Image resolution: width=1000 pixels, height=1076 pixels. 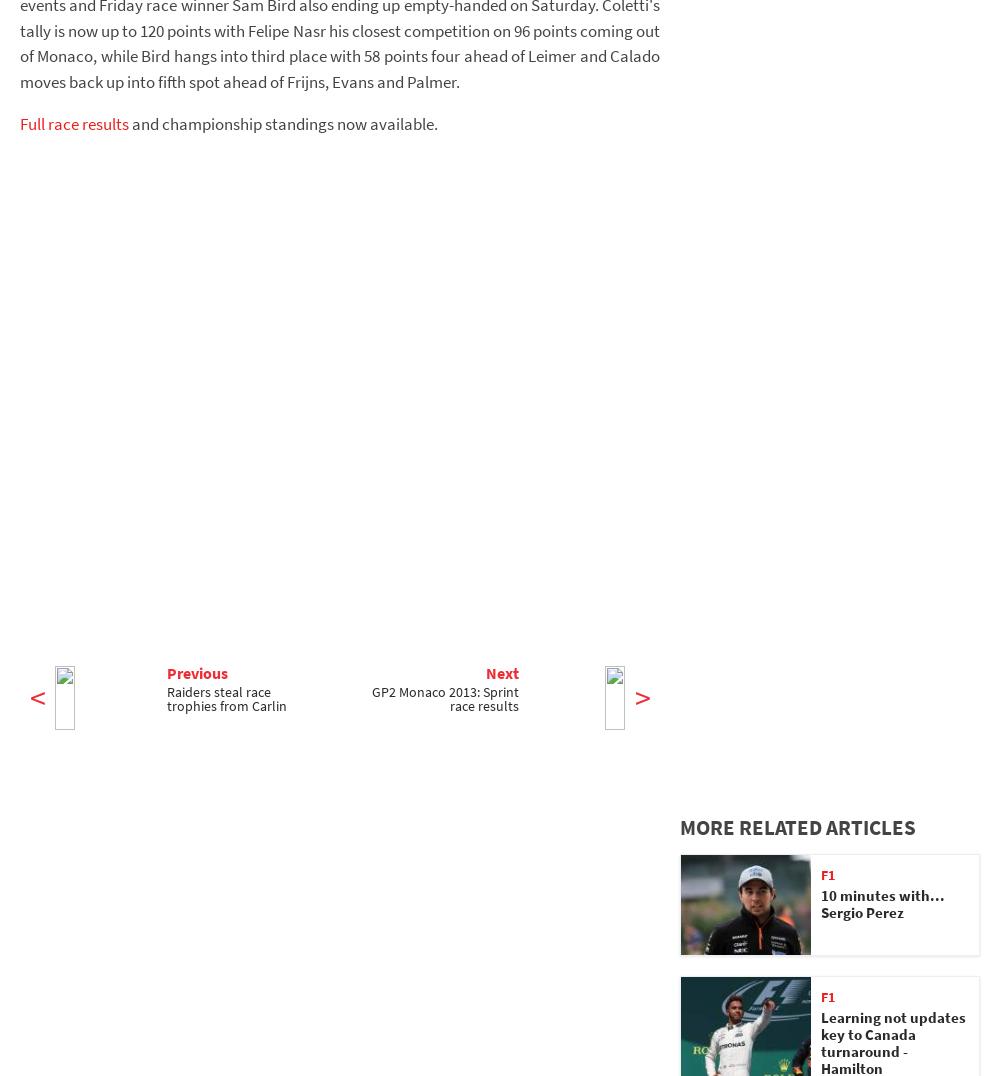 What do you see at coordinates (167, 698) in the screenshot?
I see `'Raiders steal race trophies from Carlin'` at bounding box center [167, 698].